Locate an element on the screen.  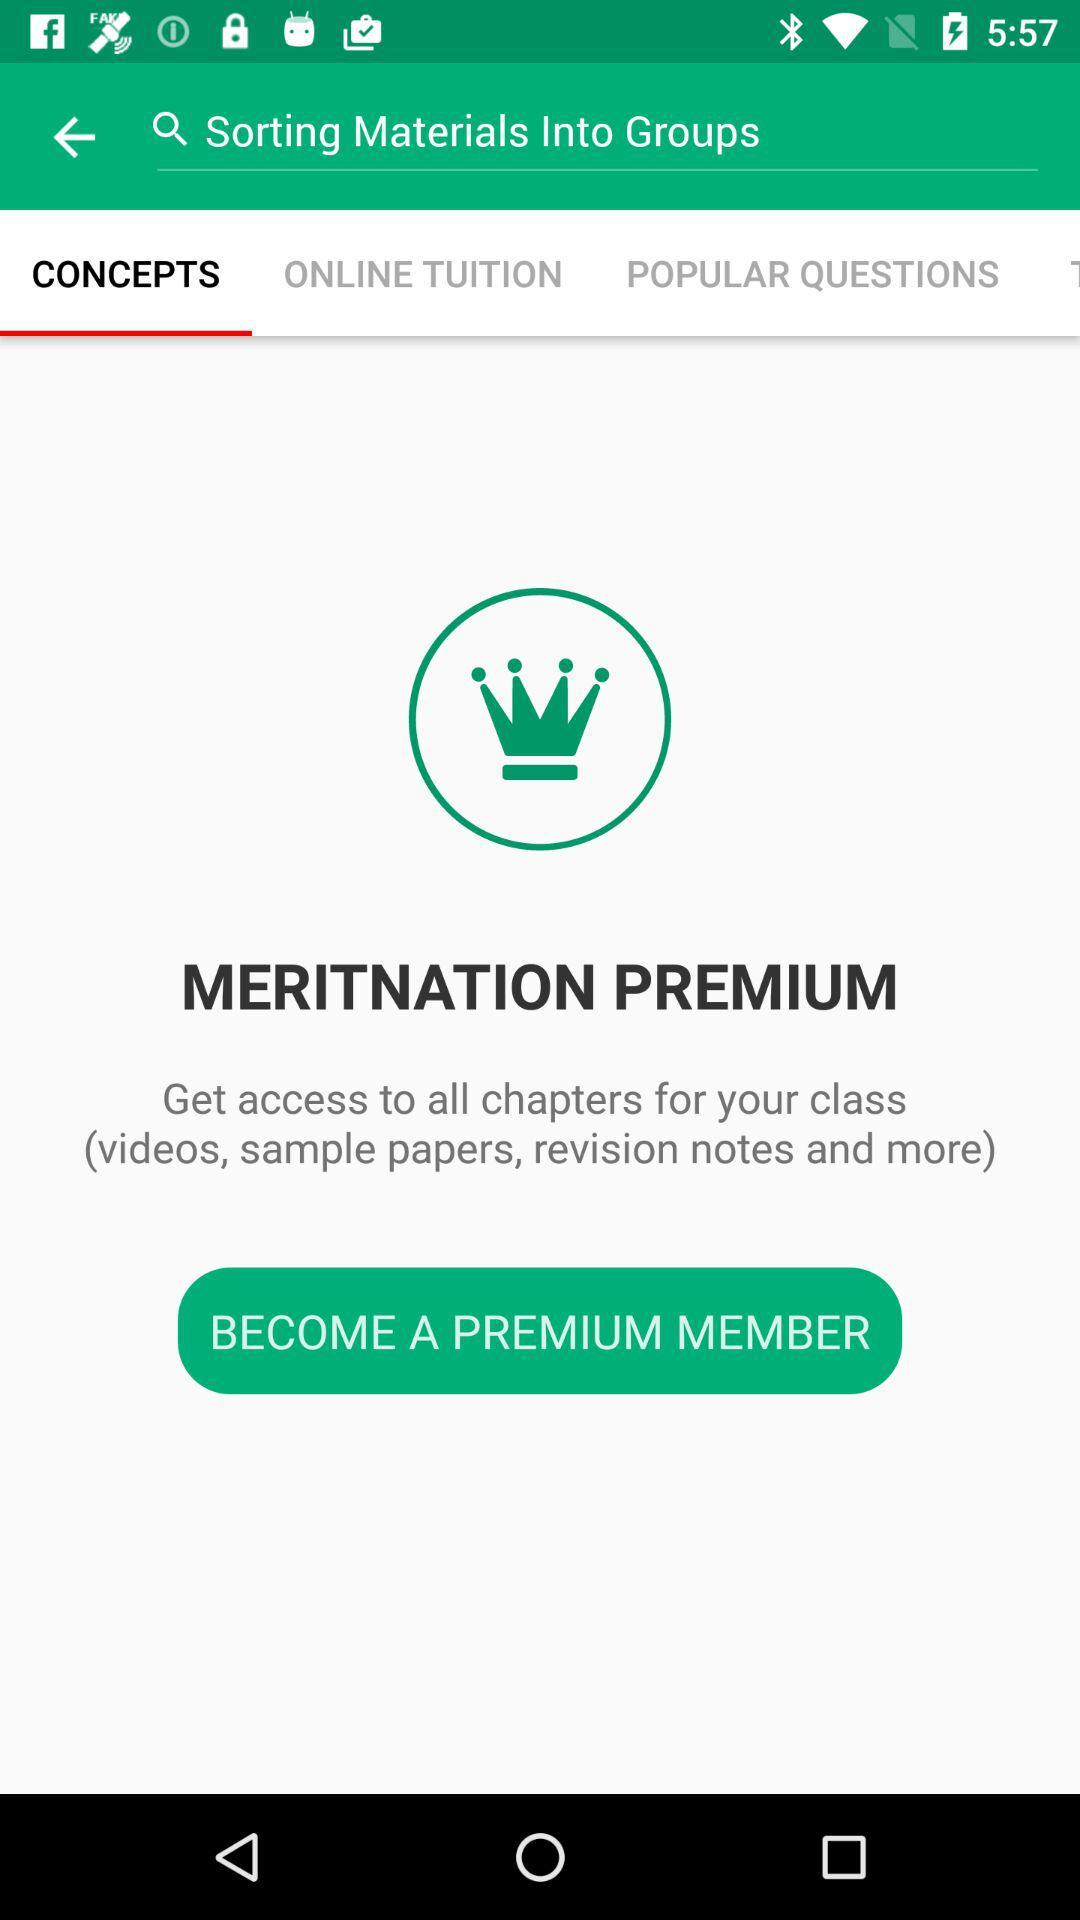
the become a premium item is located at coordinates (540, 1330).